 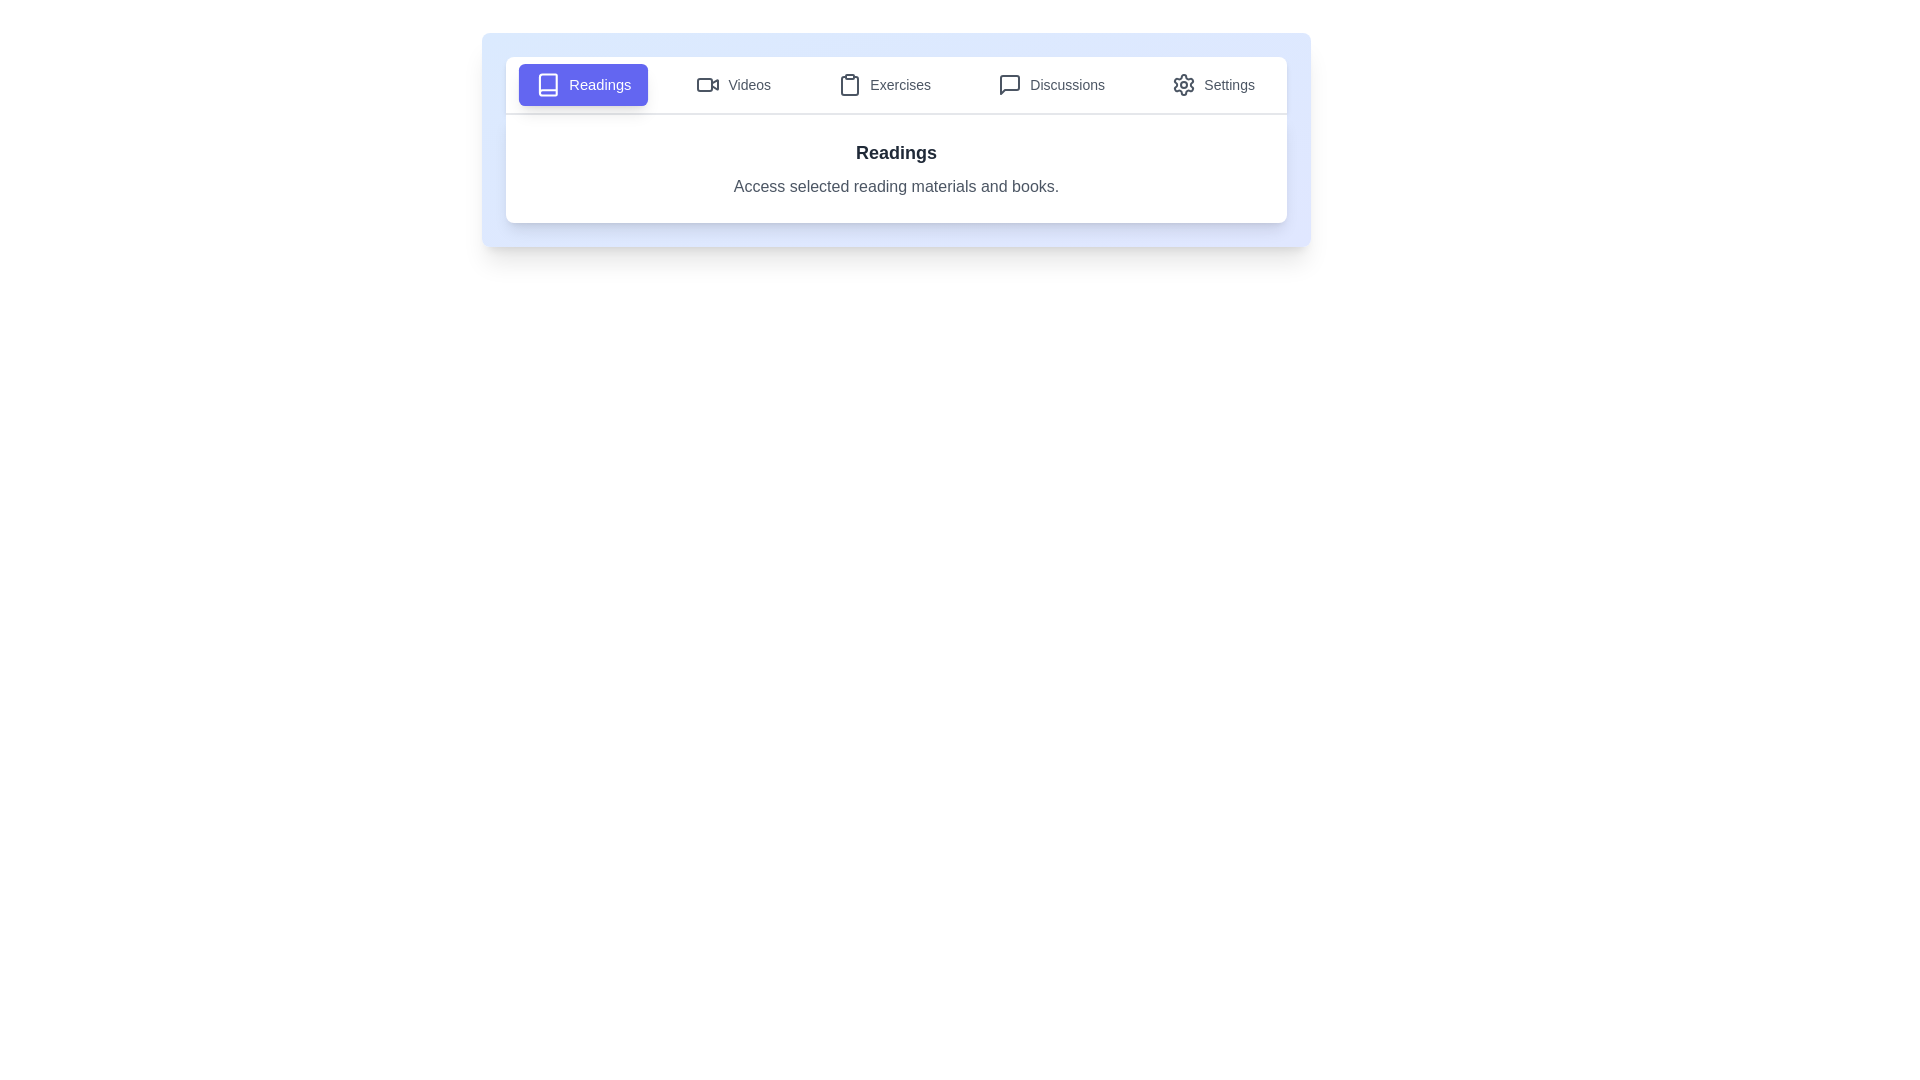 I want to click on the Discussions tab to view its content, so click(x=1050, y=83).